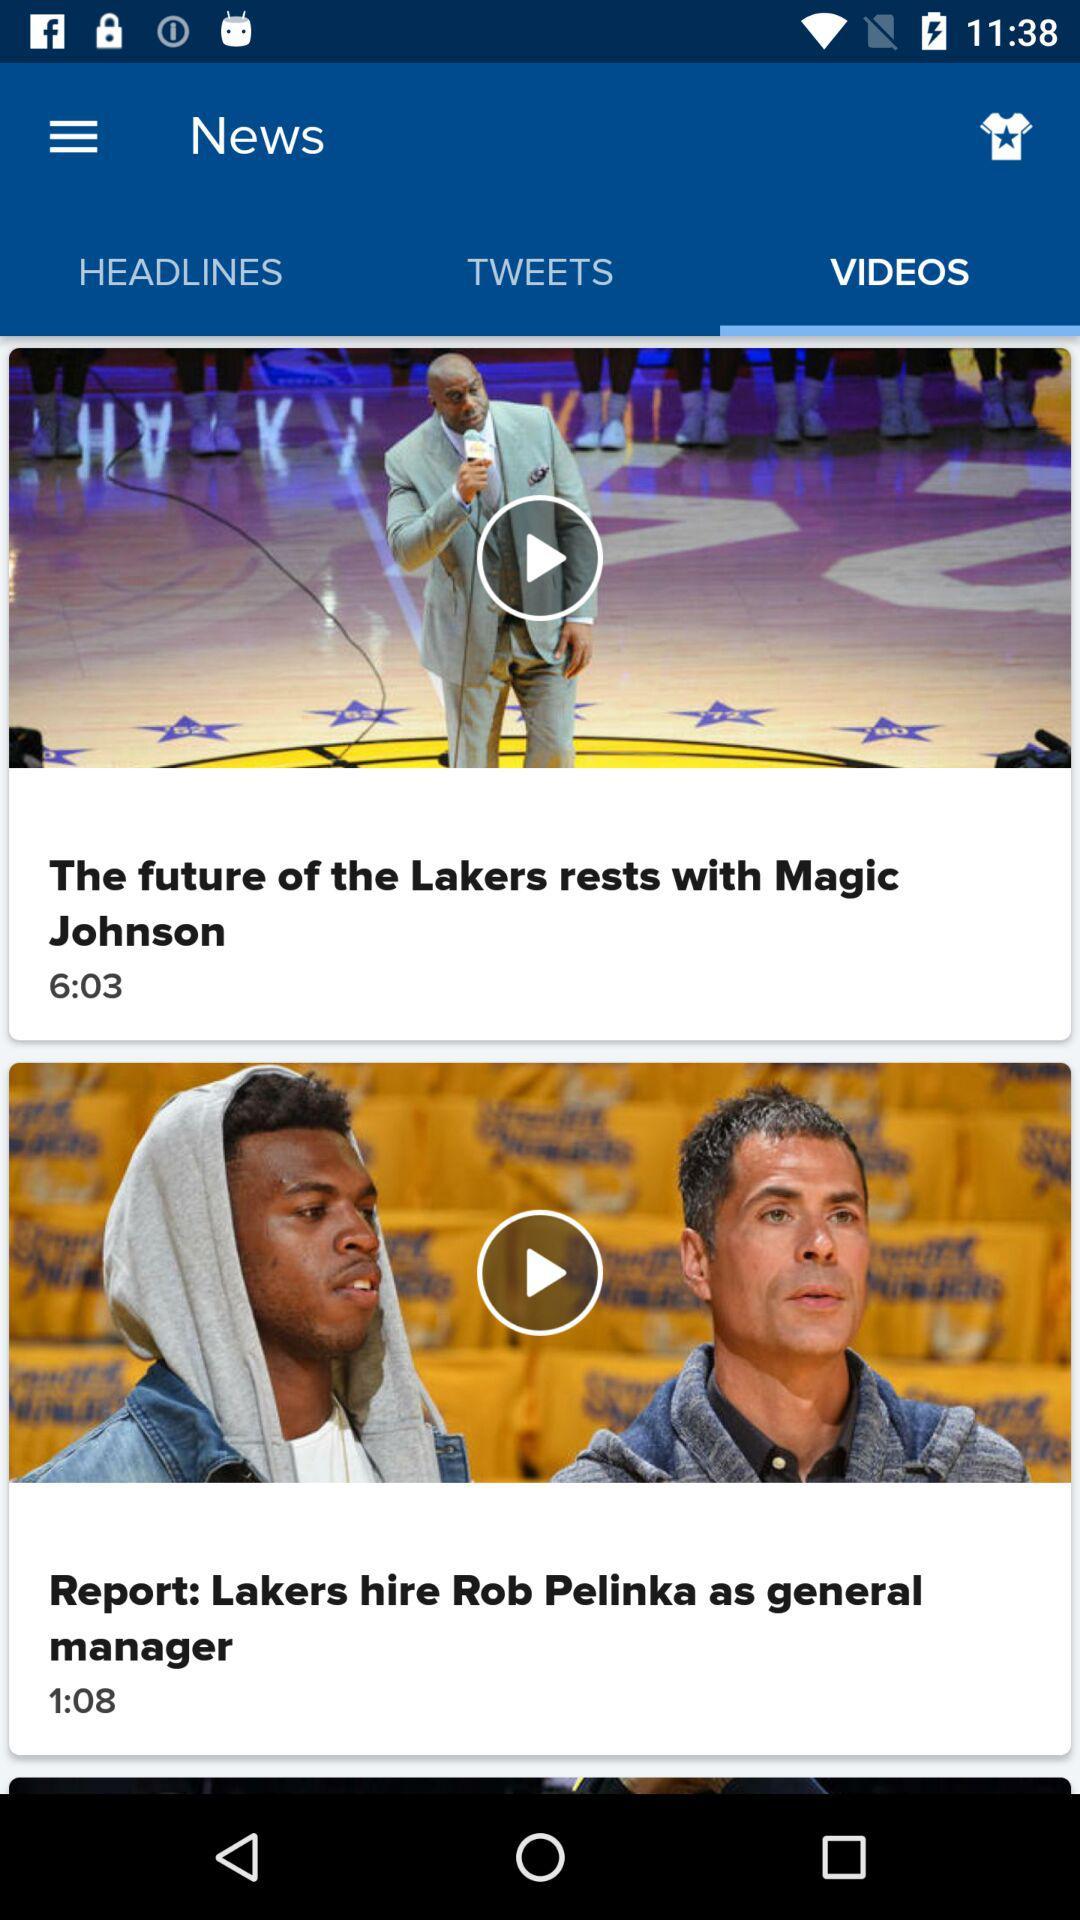 Image resolution: width=1080 pixels, height=1920 pixels. Describe the element at coordinates (540, 1271) in the screenshot. I see `watch video` at that location.